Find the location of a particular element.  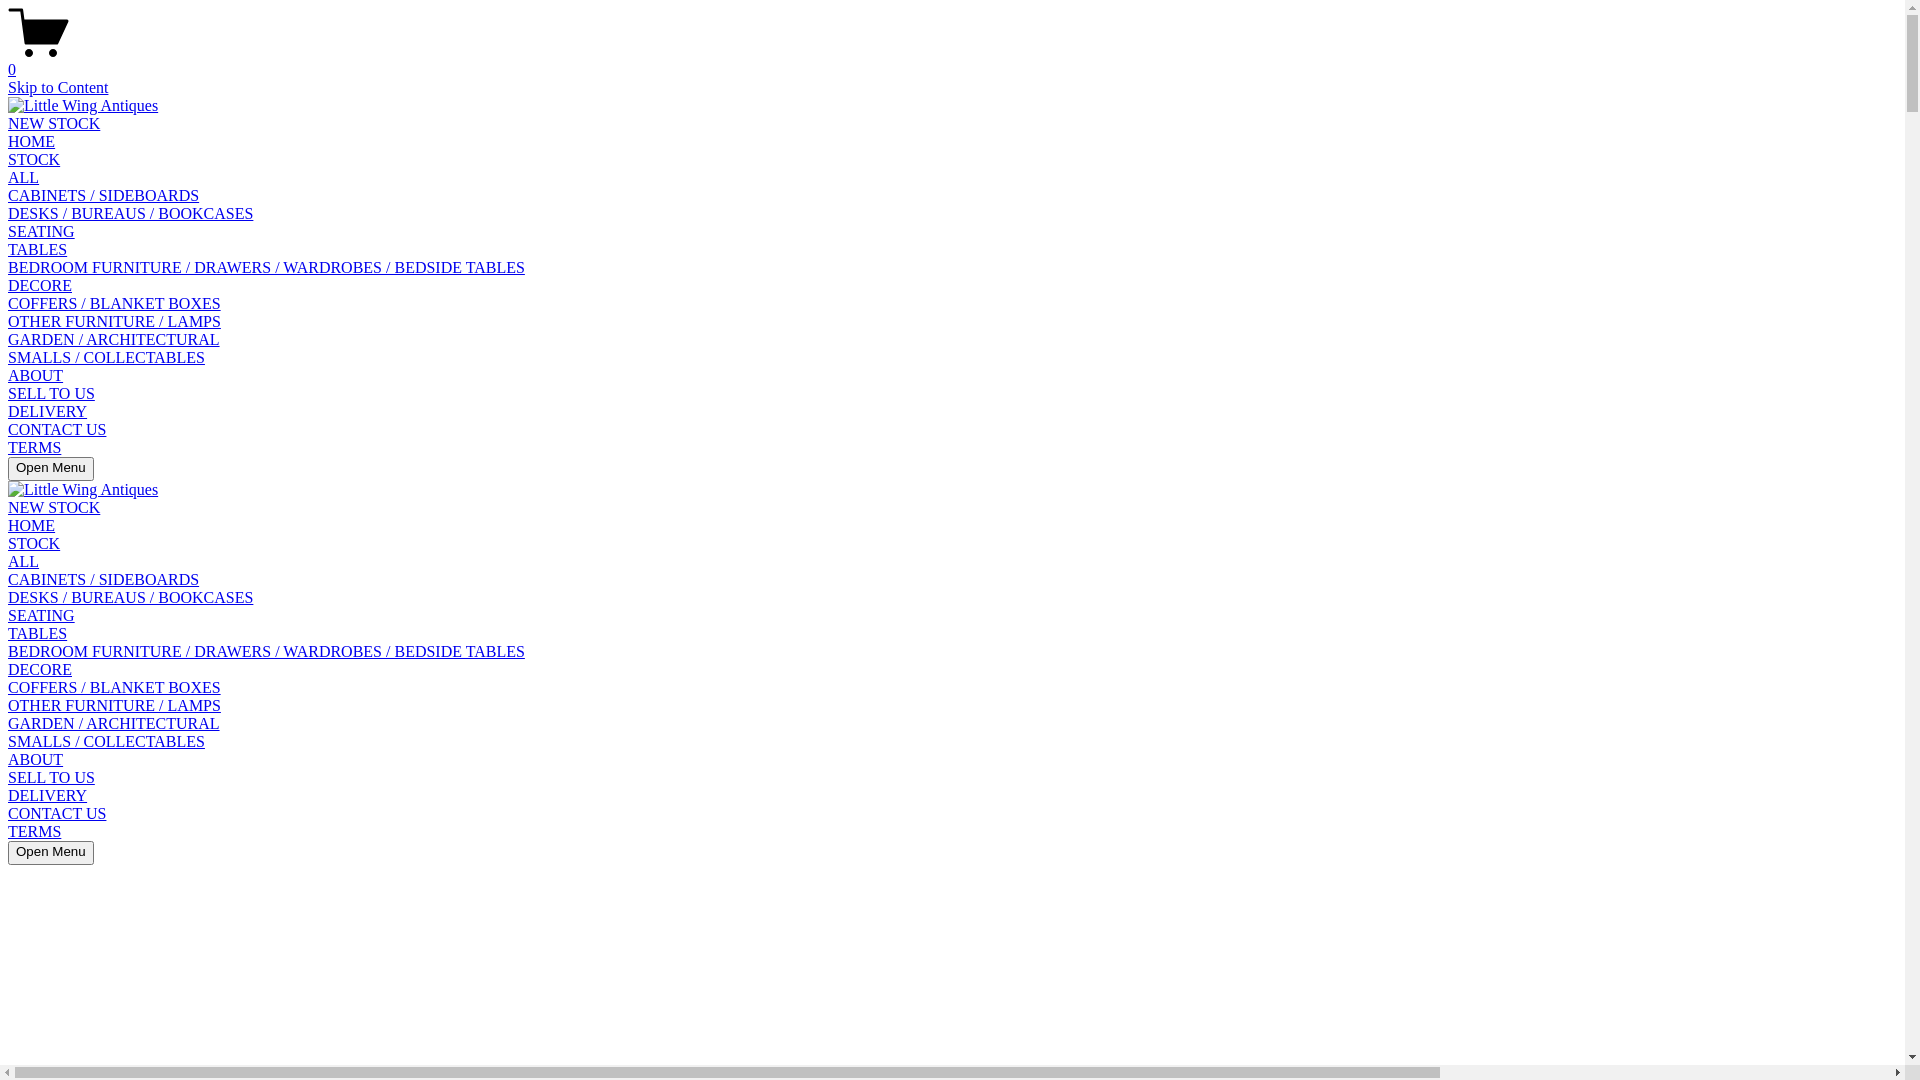

'Skip to Content' is located at coordinates (57, 86).